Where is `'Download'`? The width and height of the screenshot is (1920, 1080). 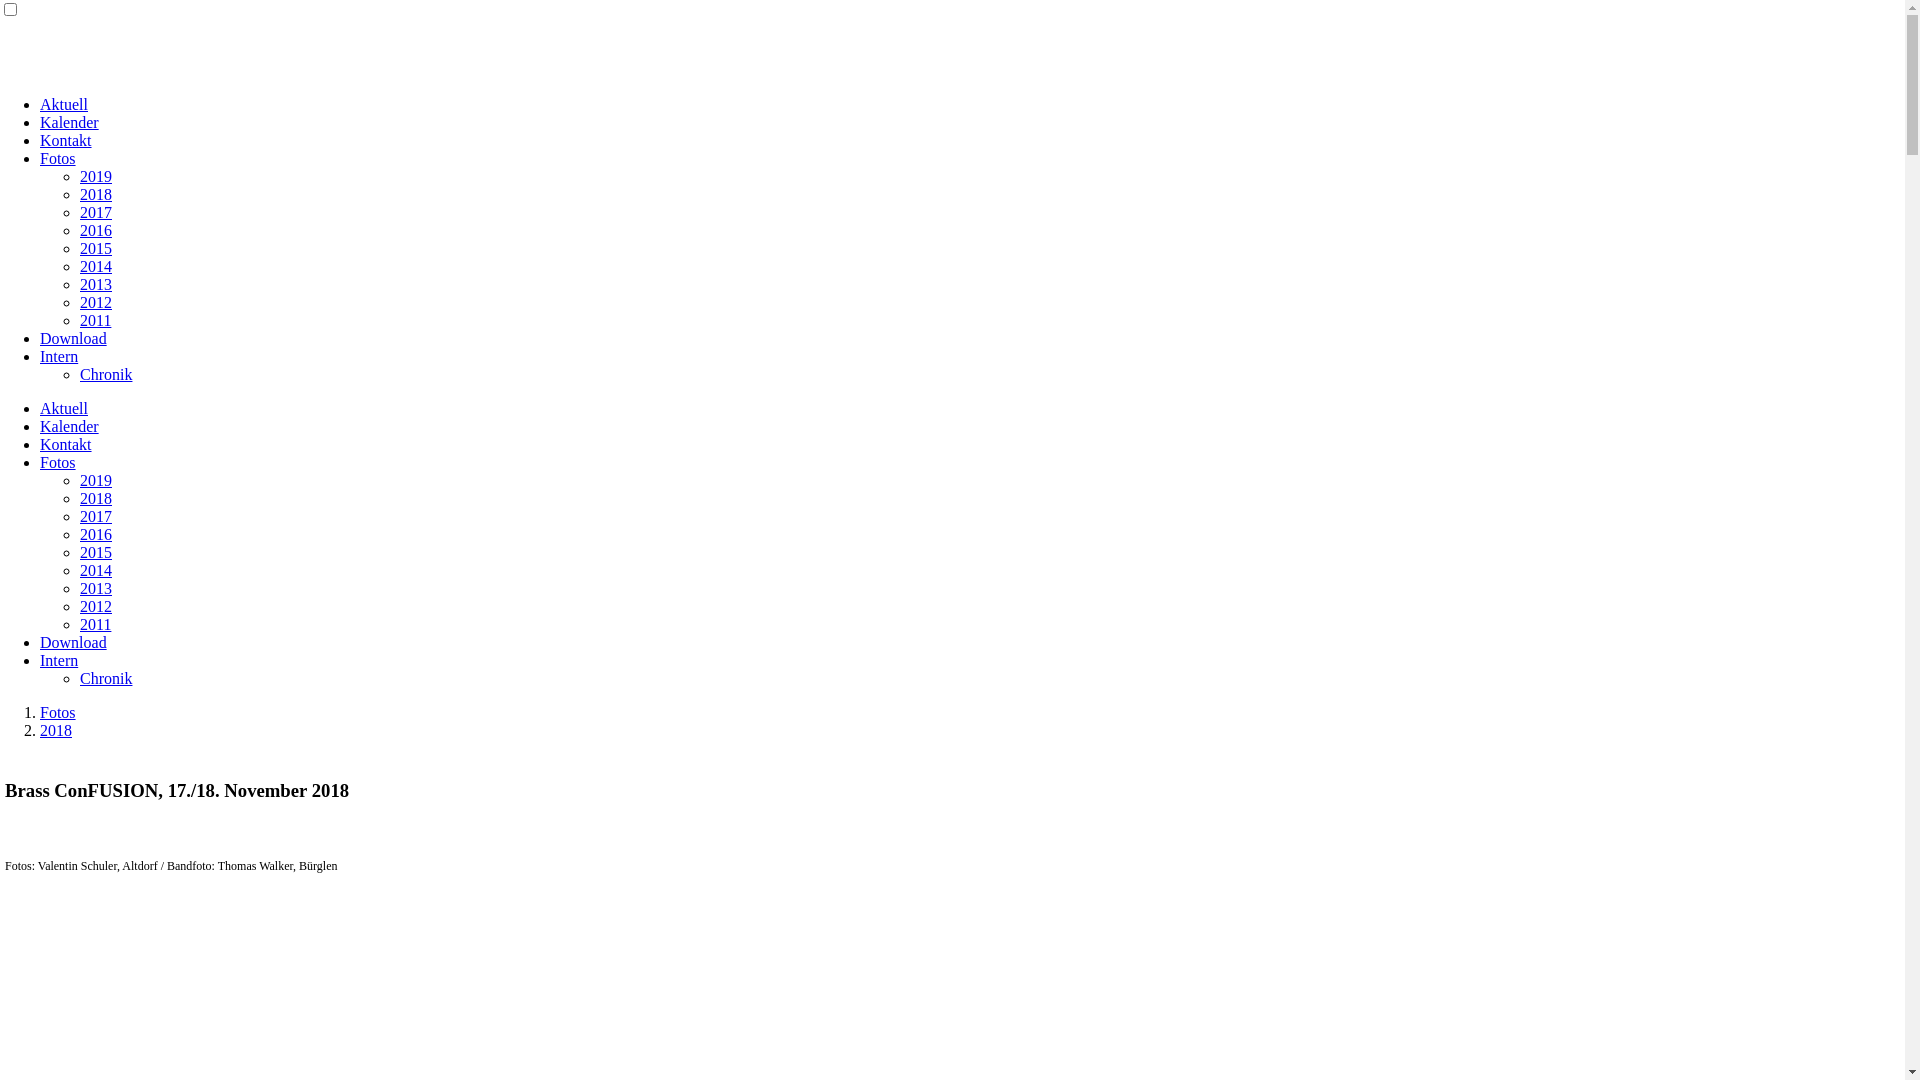
'Download' is located at coordinates (39, 642).